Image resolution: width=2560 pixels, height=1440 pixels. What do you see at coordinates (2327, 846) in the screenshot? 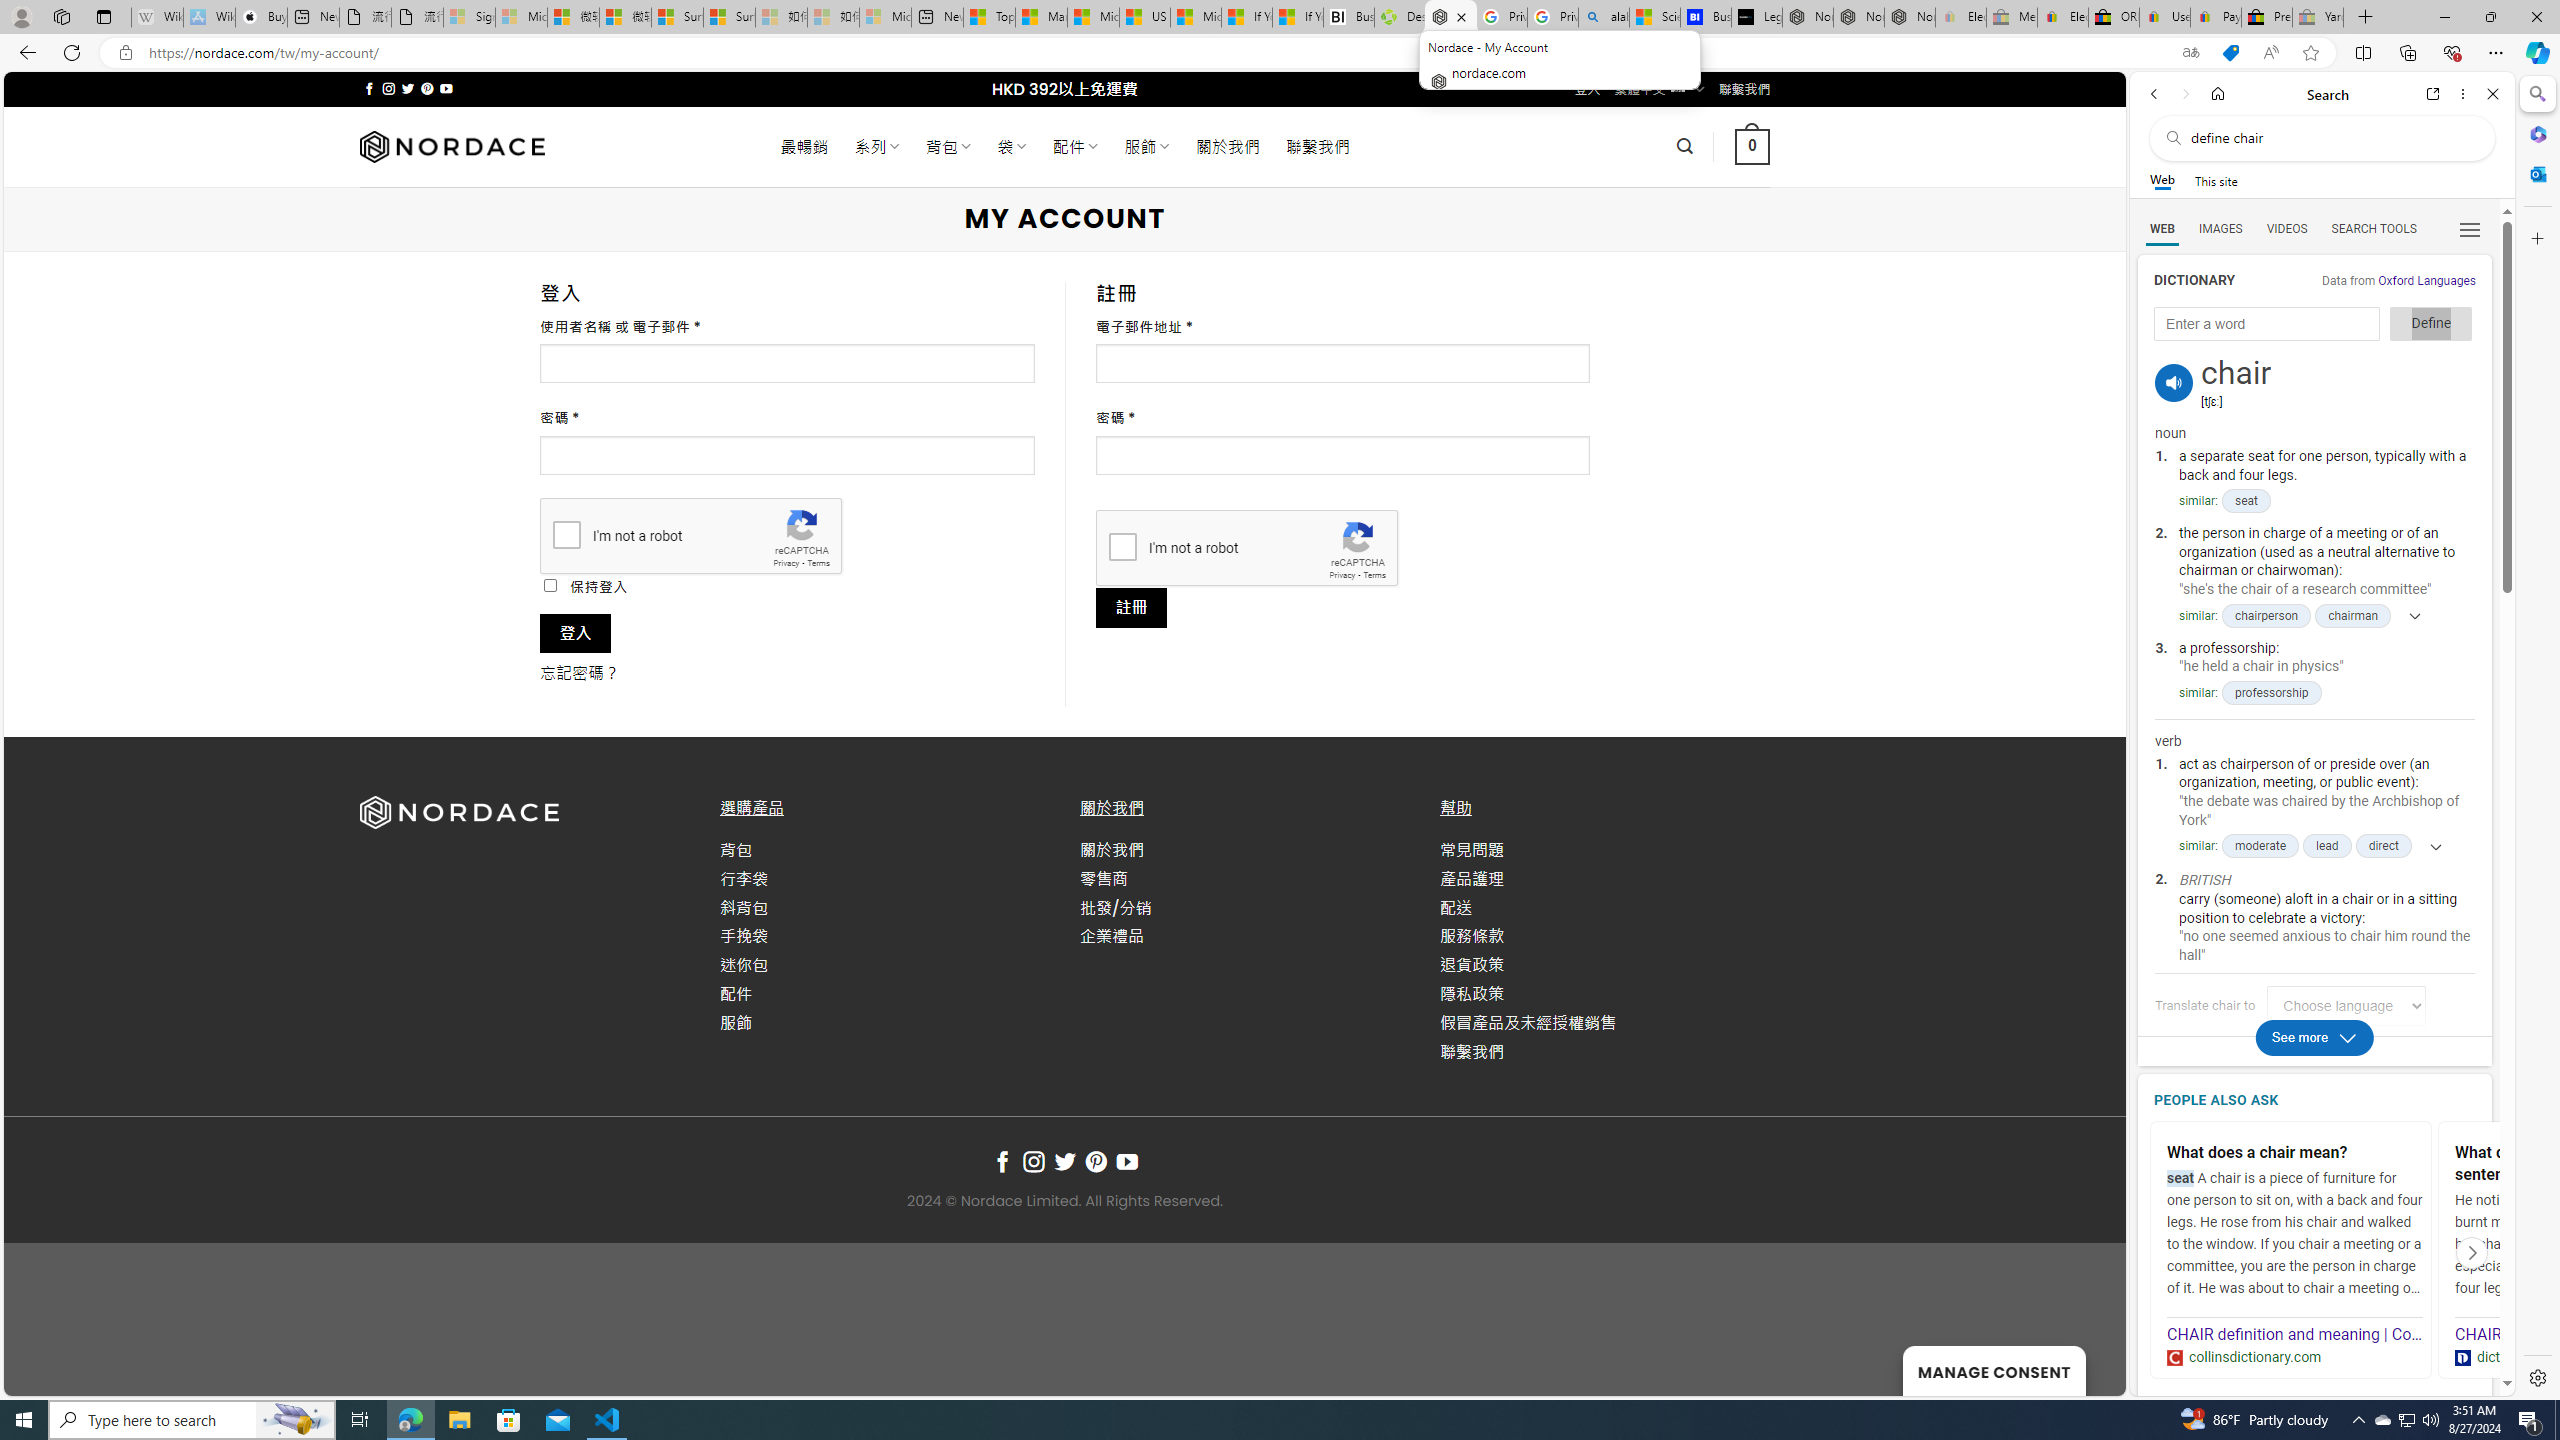
I see `'lead'` at bounding box center [2327, 846].